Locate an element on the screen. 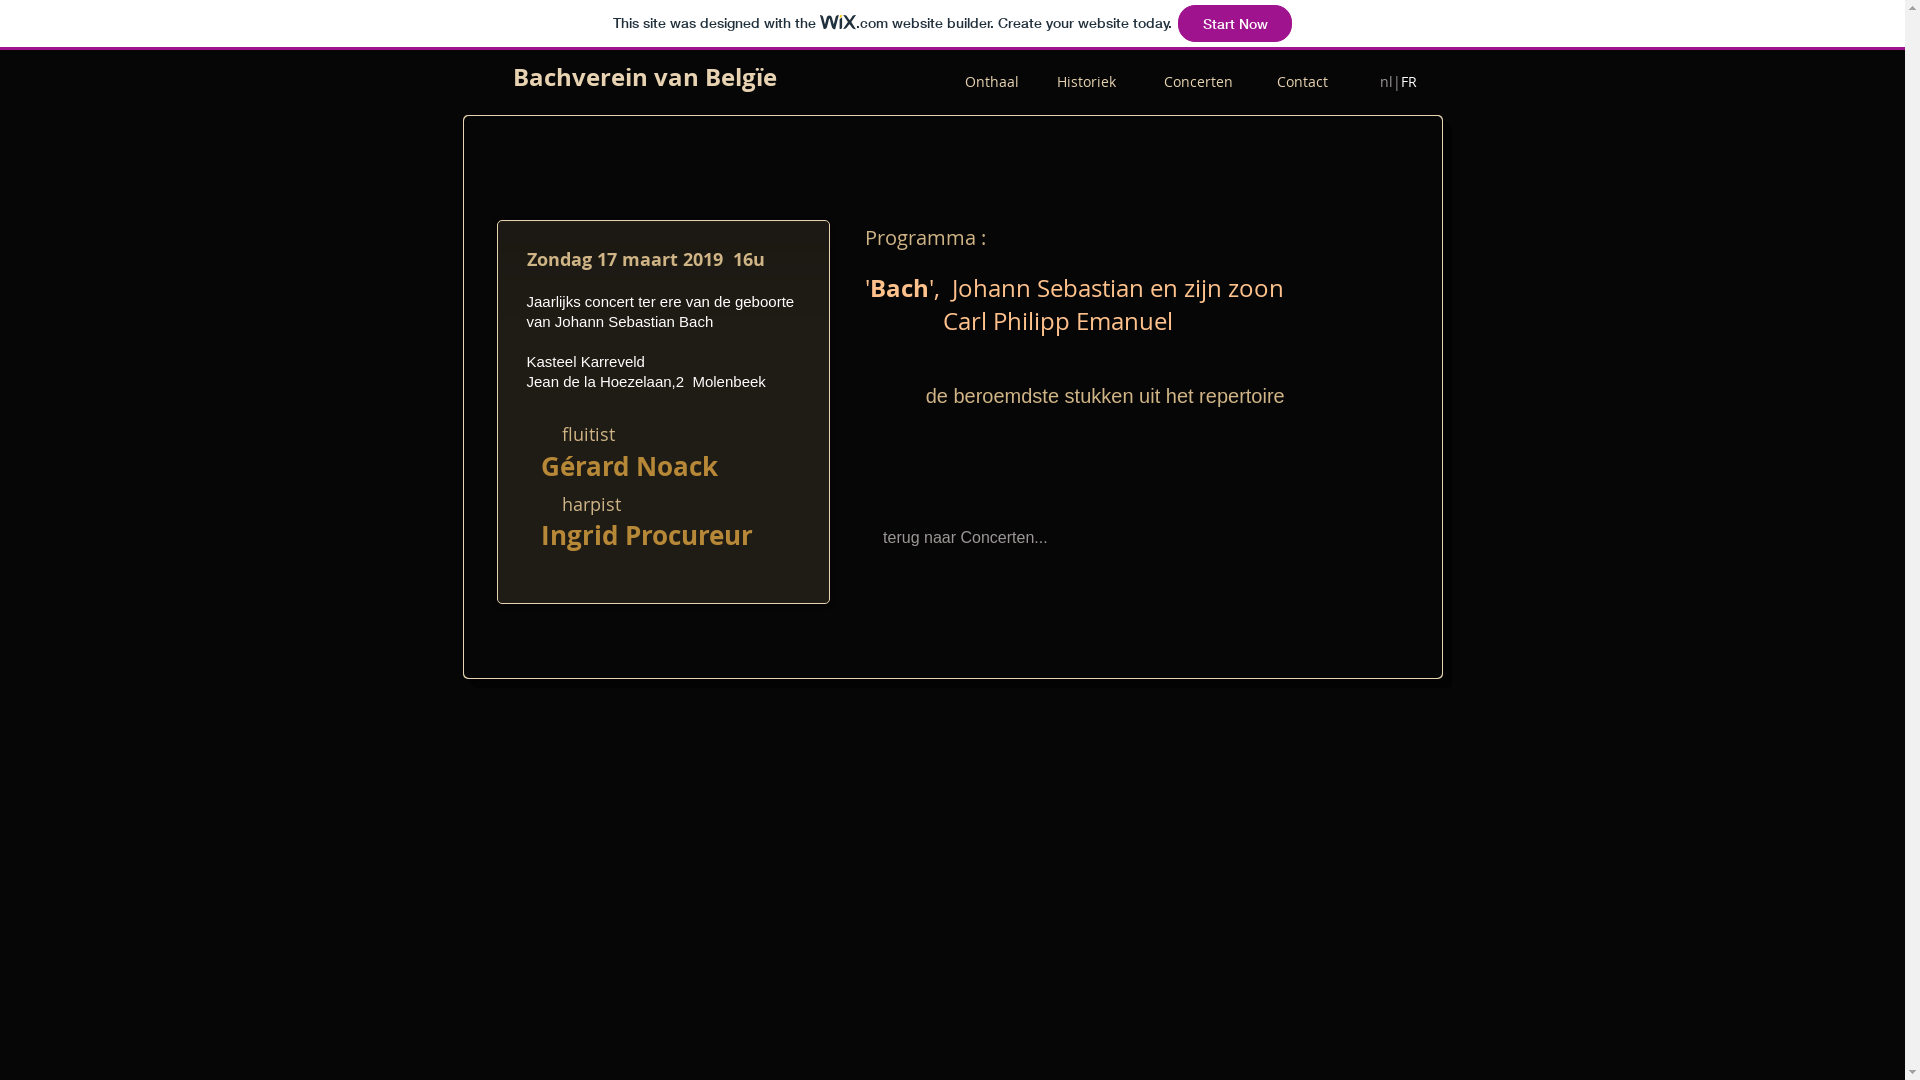 The width and height of the screenshot is (1920, 1080). 'Concerten           ' is located at coordinates (1219, 80).